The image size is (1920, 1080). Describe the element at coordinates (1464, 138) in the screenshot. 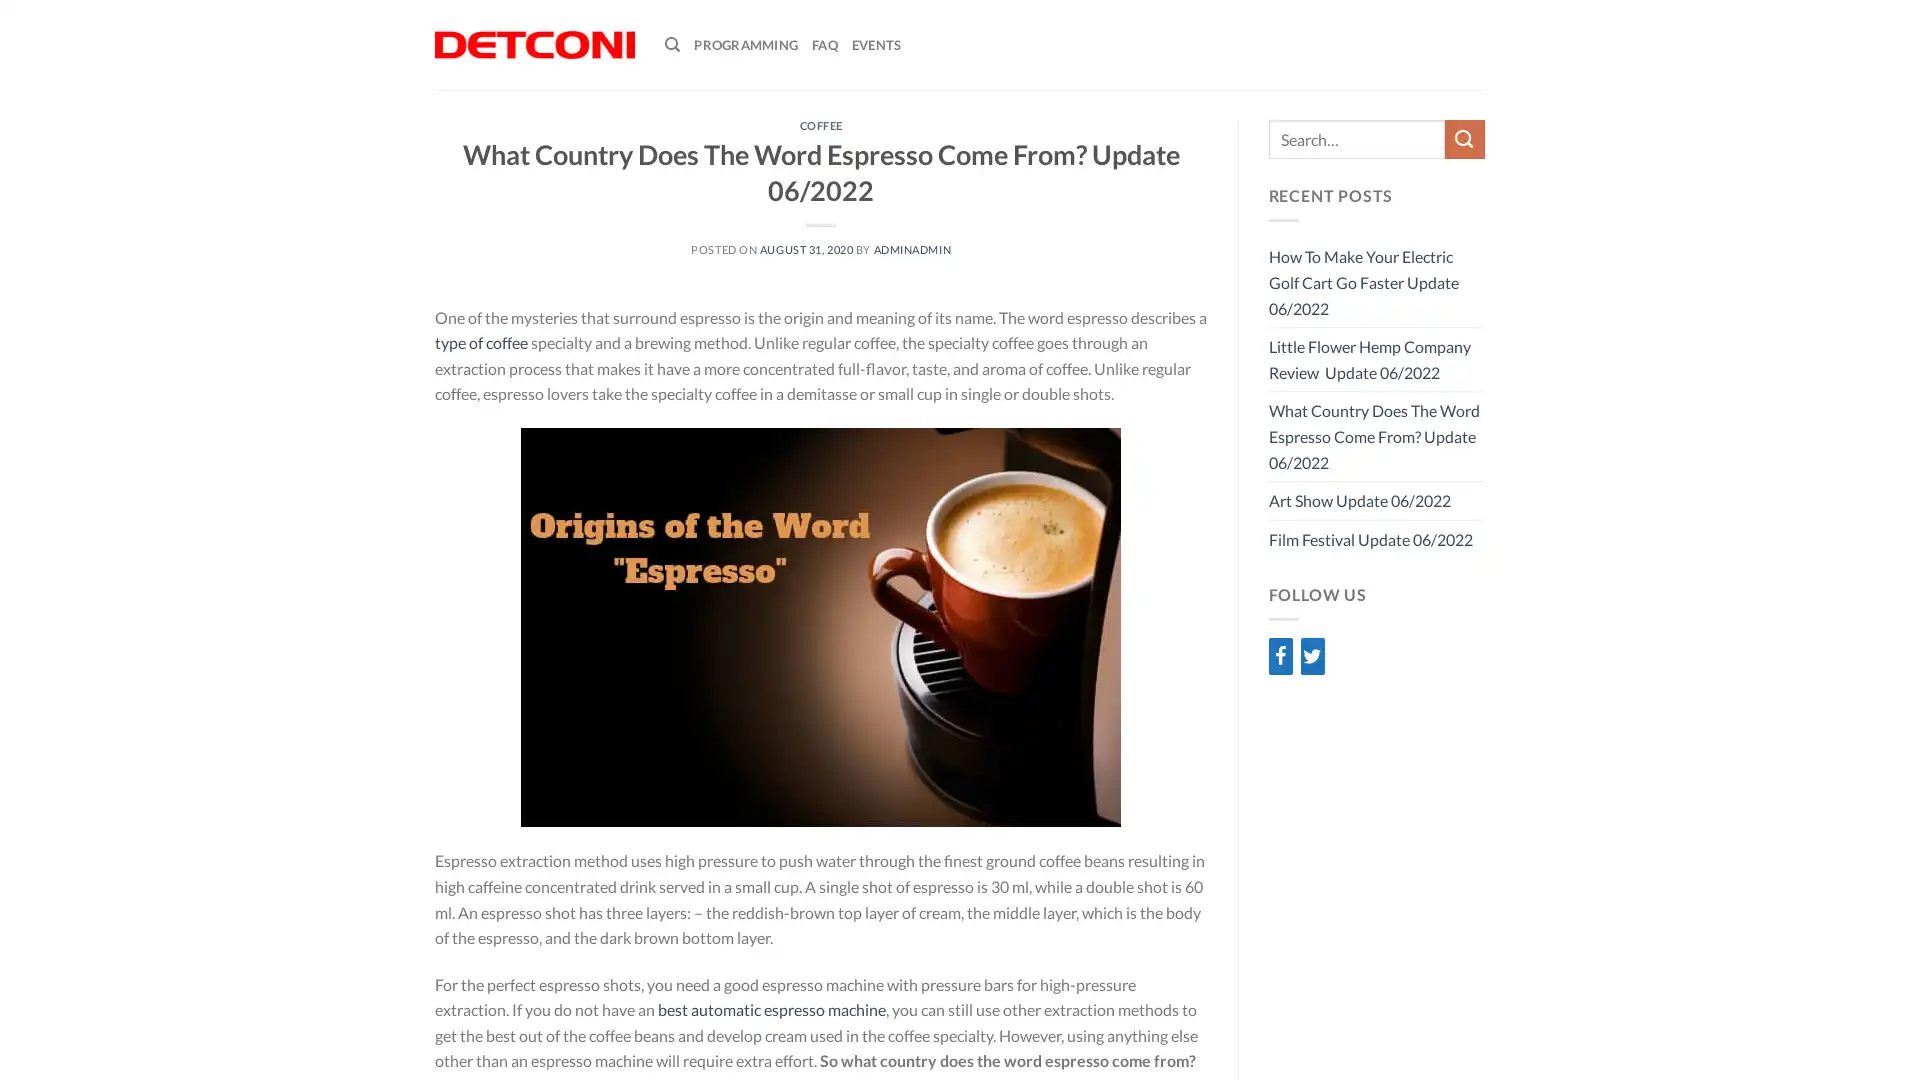

I see `Submit` at that location.